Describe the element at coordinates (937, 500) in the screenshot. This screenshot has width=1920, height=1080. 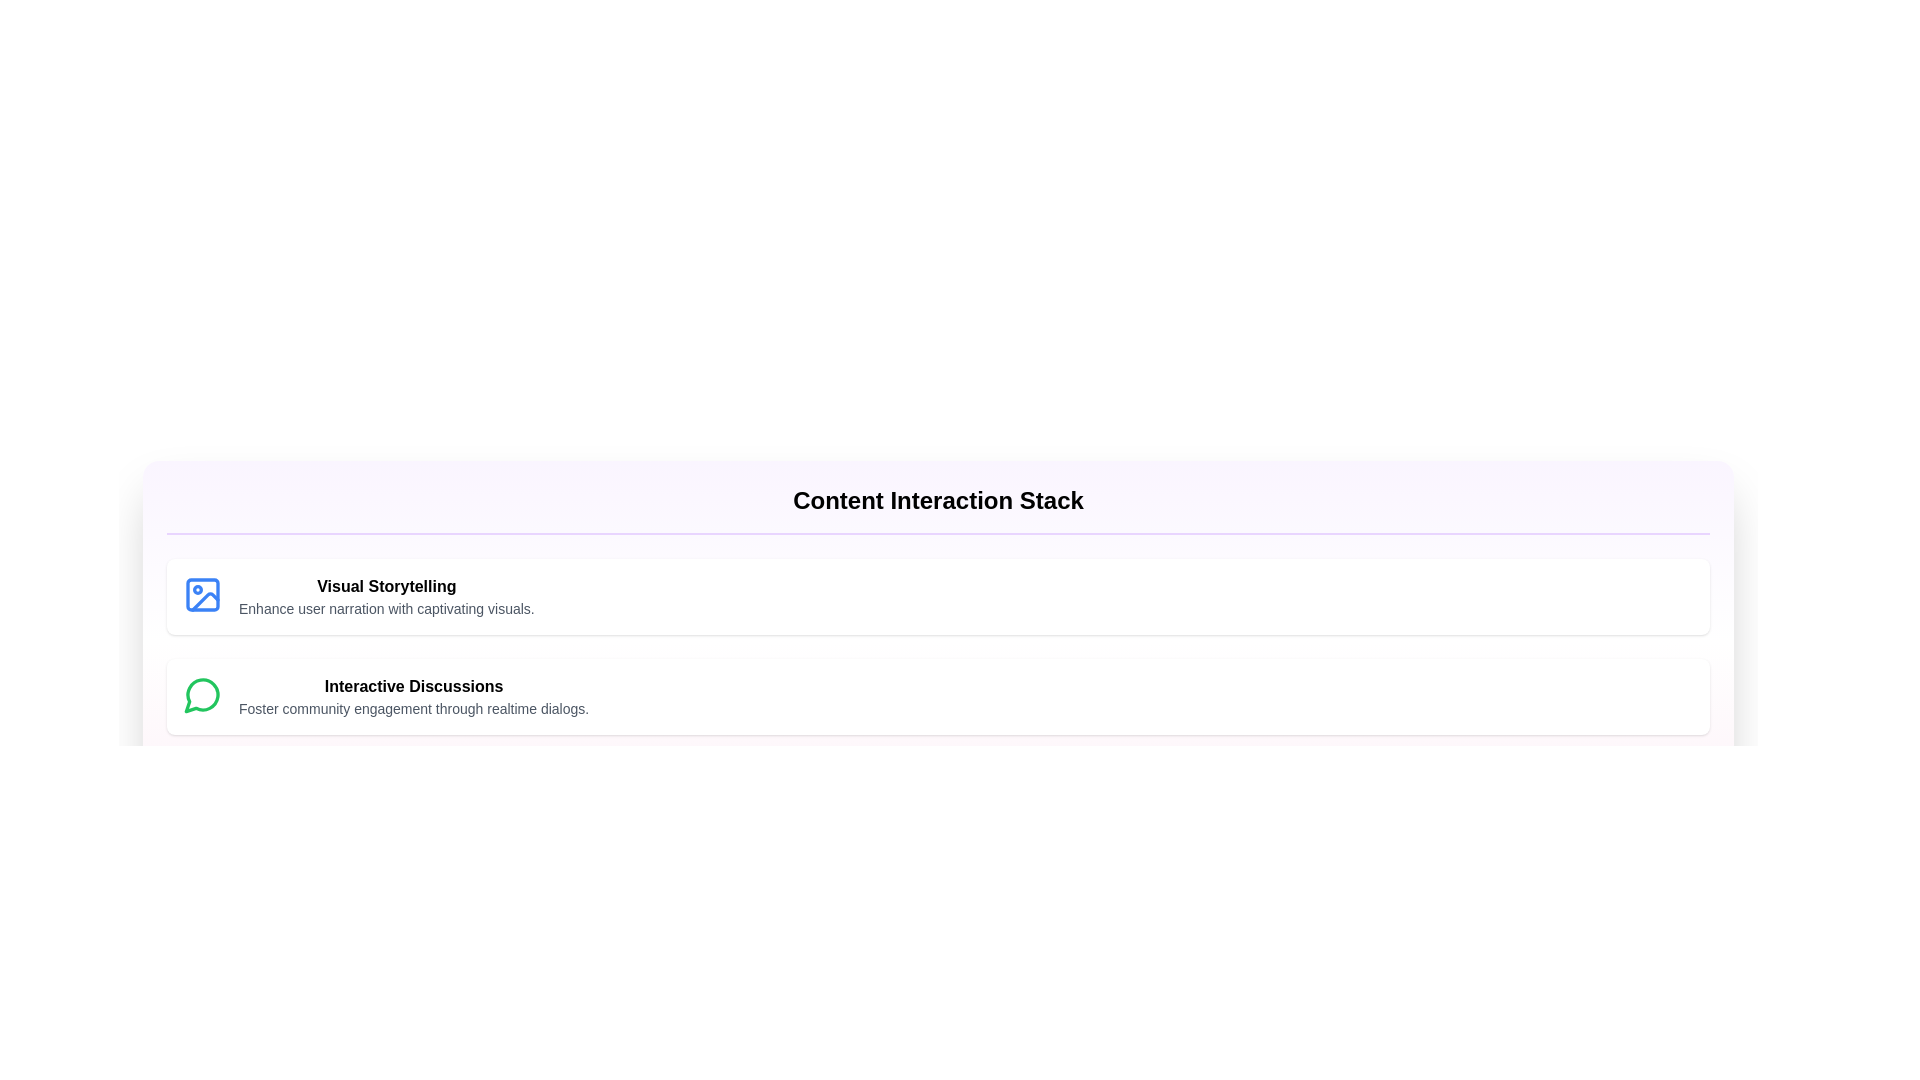
I see `the large, bold header text 'Content Interaction Stack' which is centrally positioned at the top of the section with black text on a white background` at that location.